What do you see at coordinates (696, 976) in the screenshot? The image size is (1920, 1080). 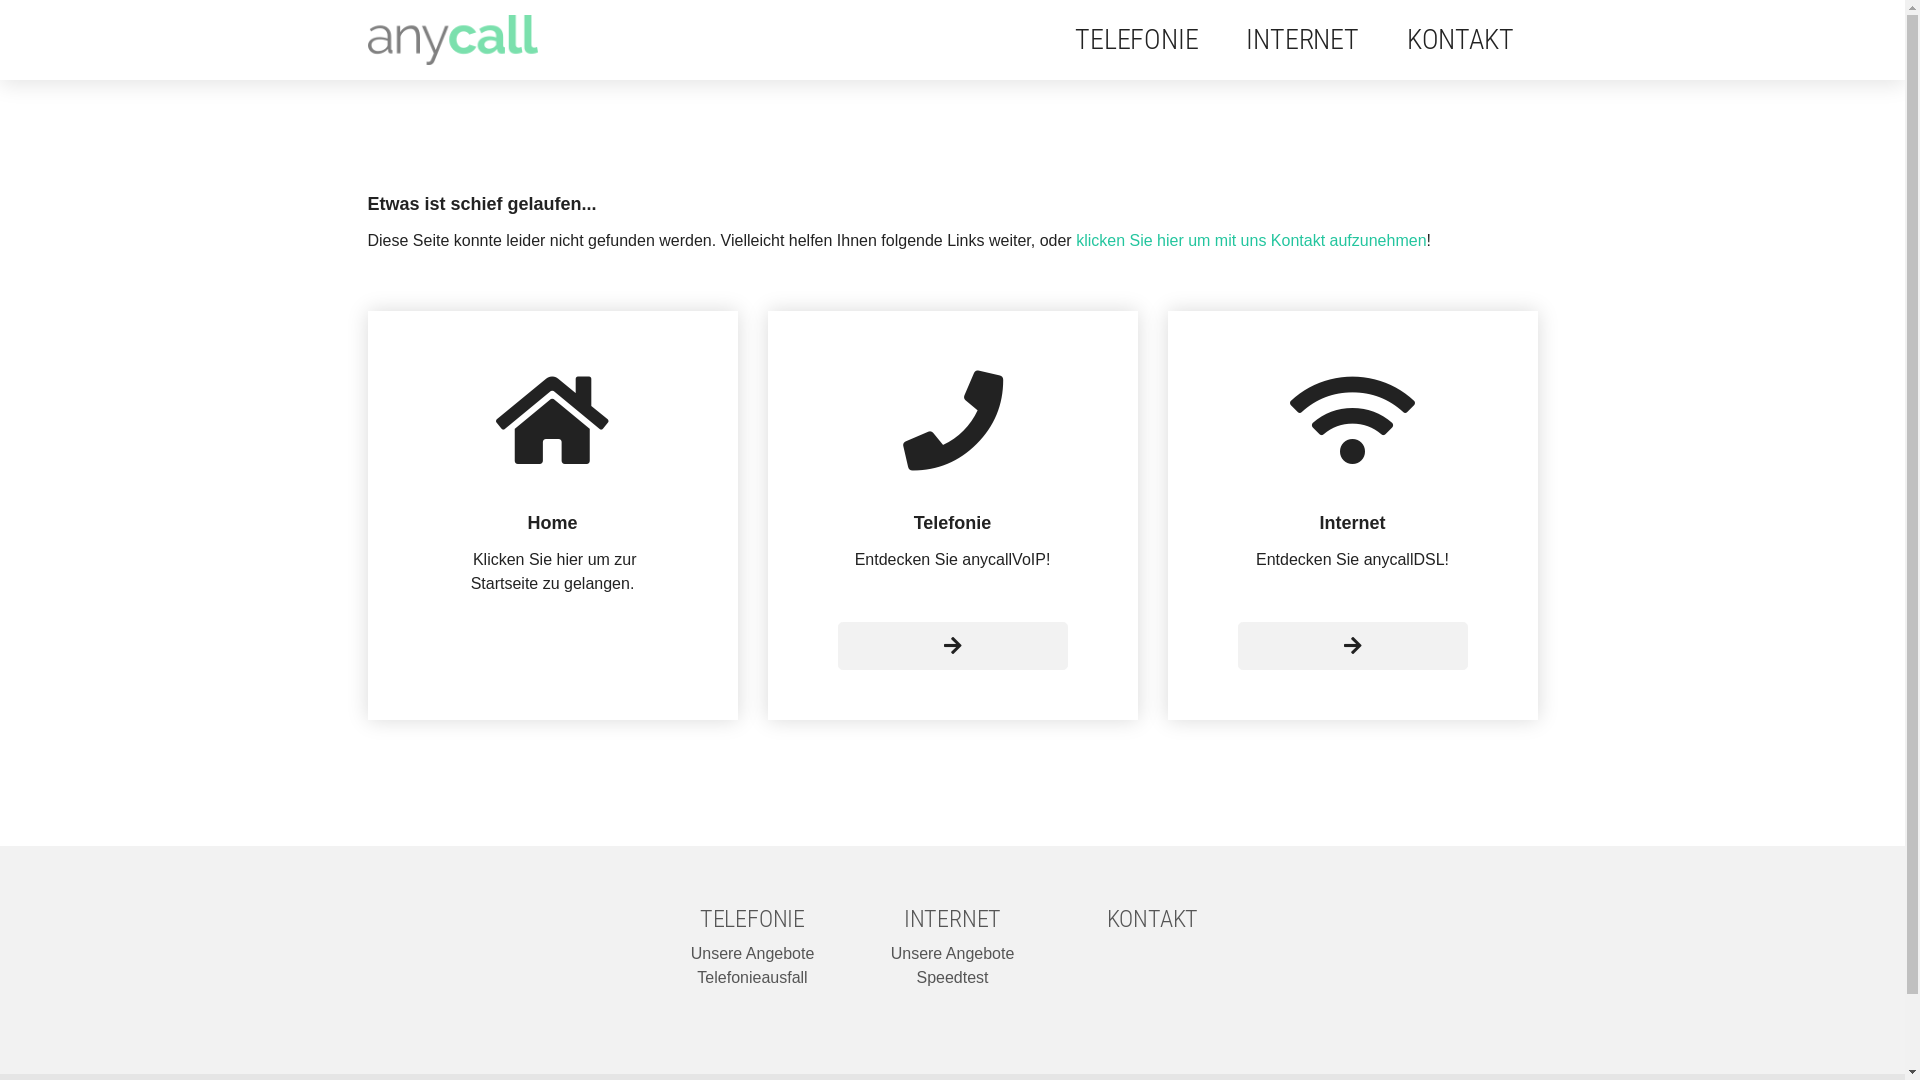 I see `'Telefonieausfall'` at bounding box center [696, 976].